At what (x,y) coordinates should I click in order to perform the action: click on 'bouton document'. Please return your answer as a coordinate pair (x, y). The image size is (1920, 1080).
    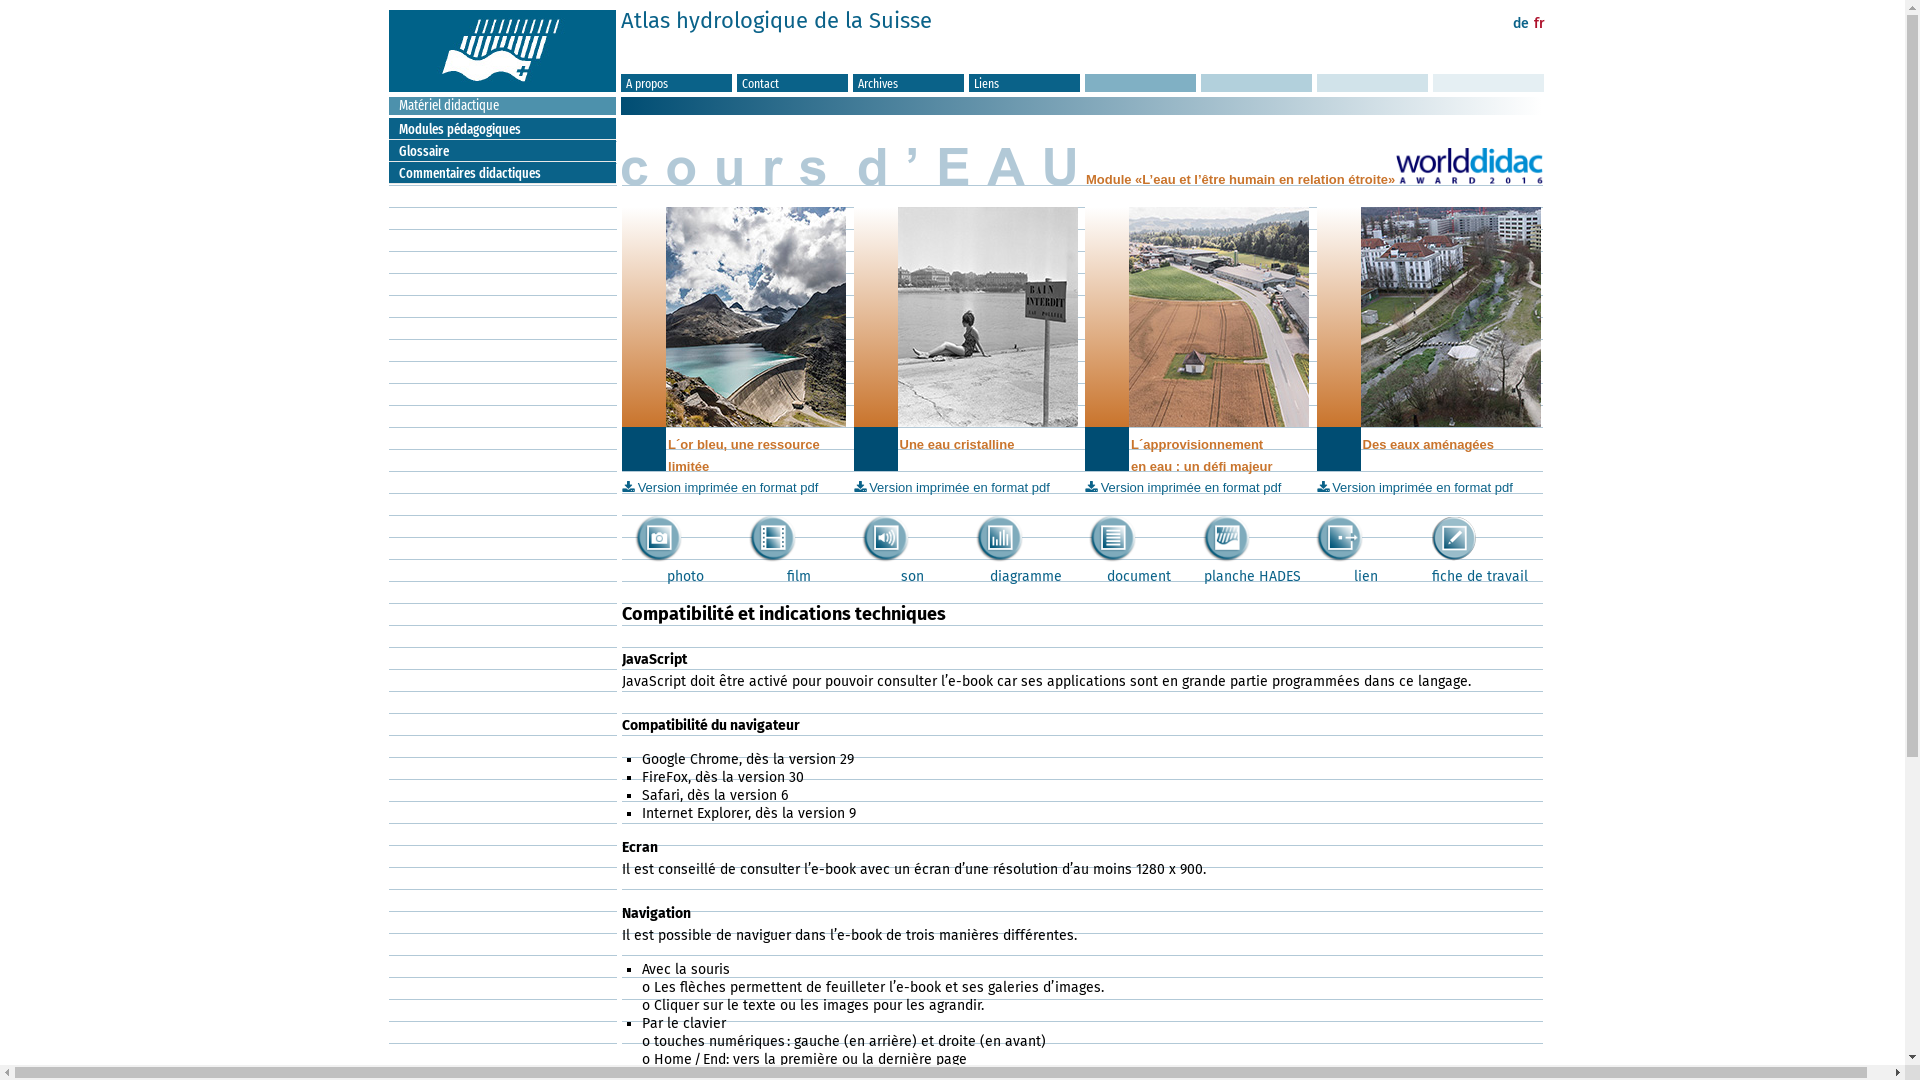
    Looking at the image, I should click on (1111, 537).